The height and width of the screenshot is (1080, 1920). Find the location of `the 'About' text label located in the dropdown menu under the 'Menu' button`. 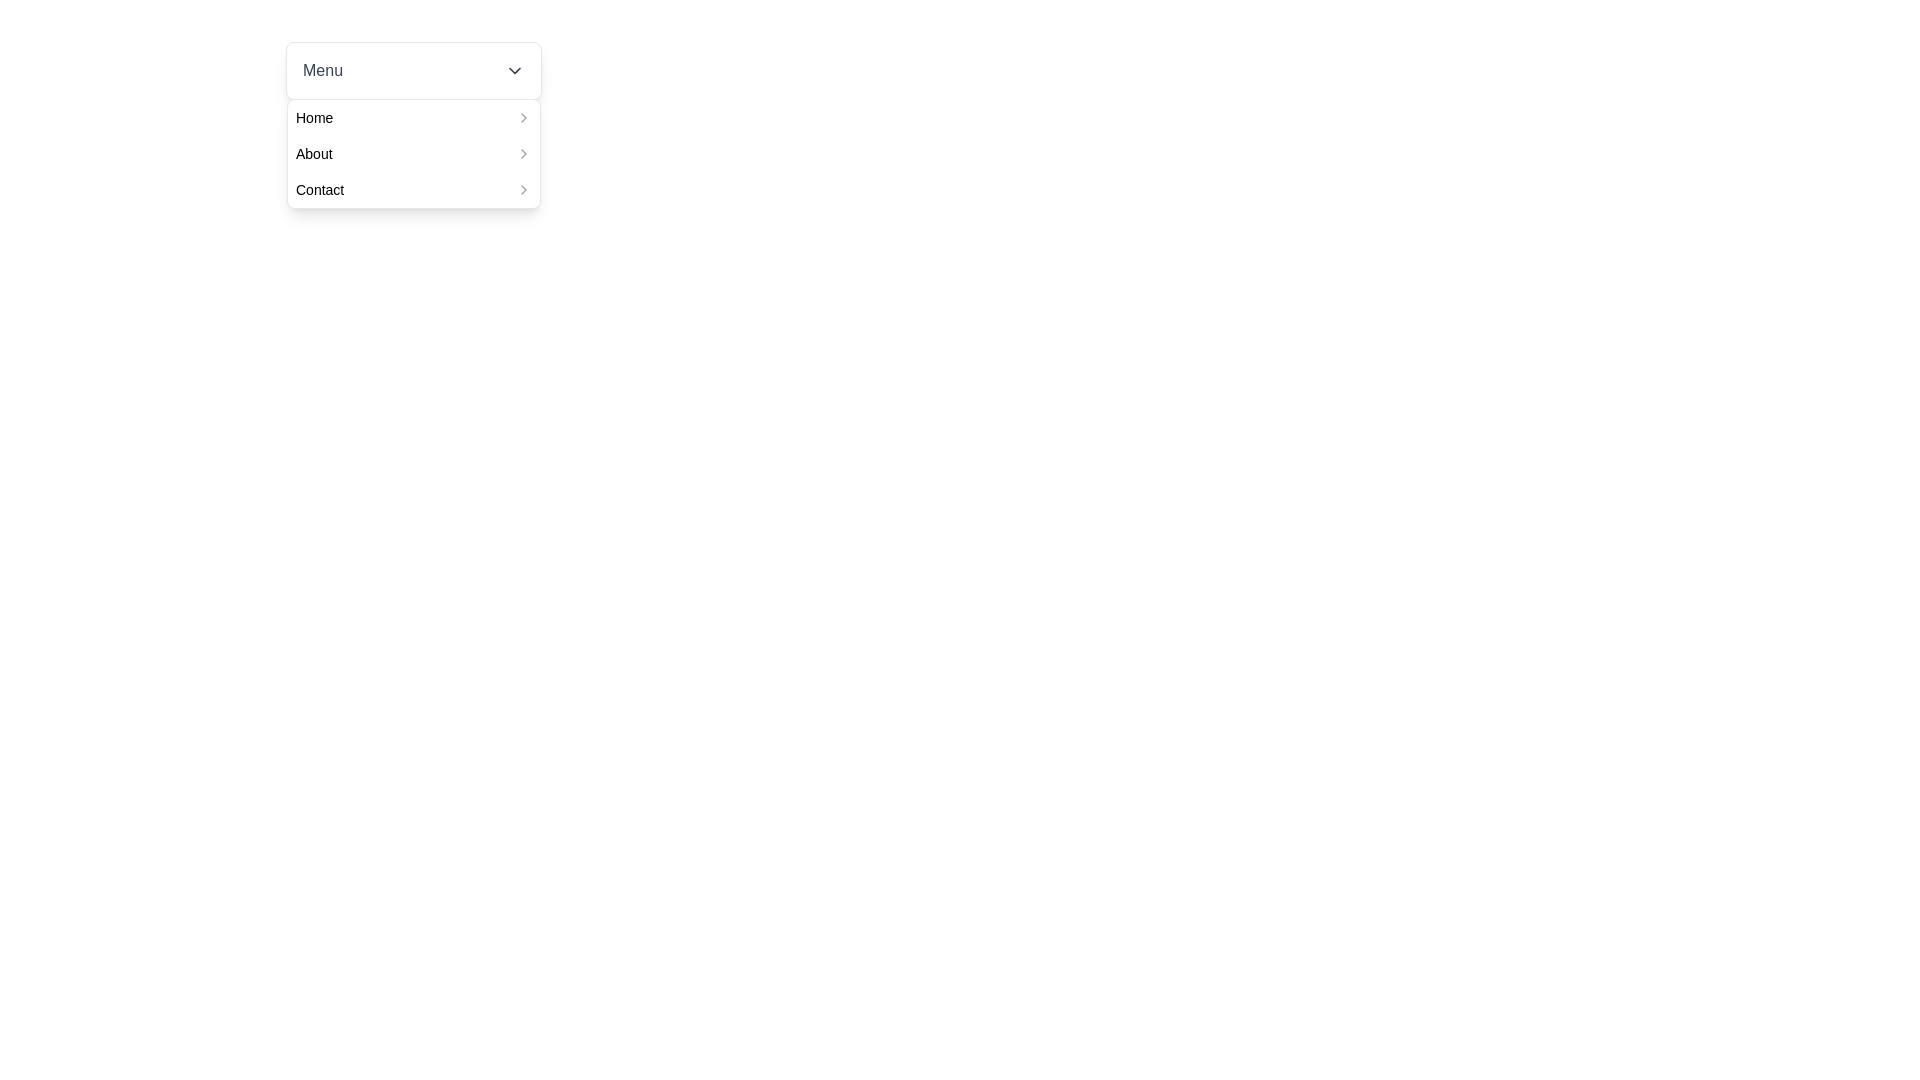

the 'About' text label located in the dropdown menu under the 'Menu' button is located at coordinates (313, 153).